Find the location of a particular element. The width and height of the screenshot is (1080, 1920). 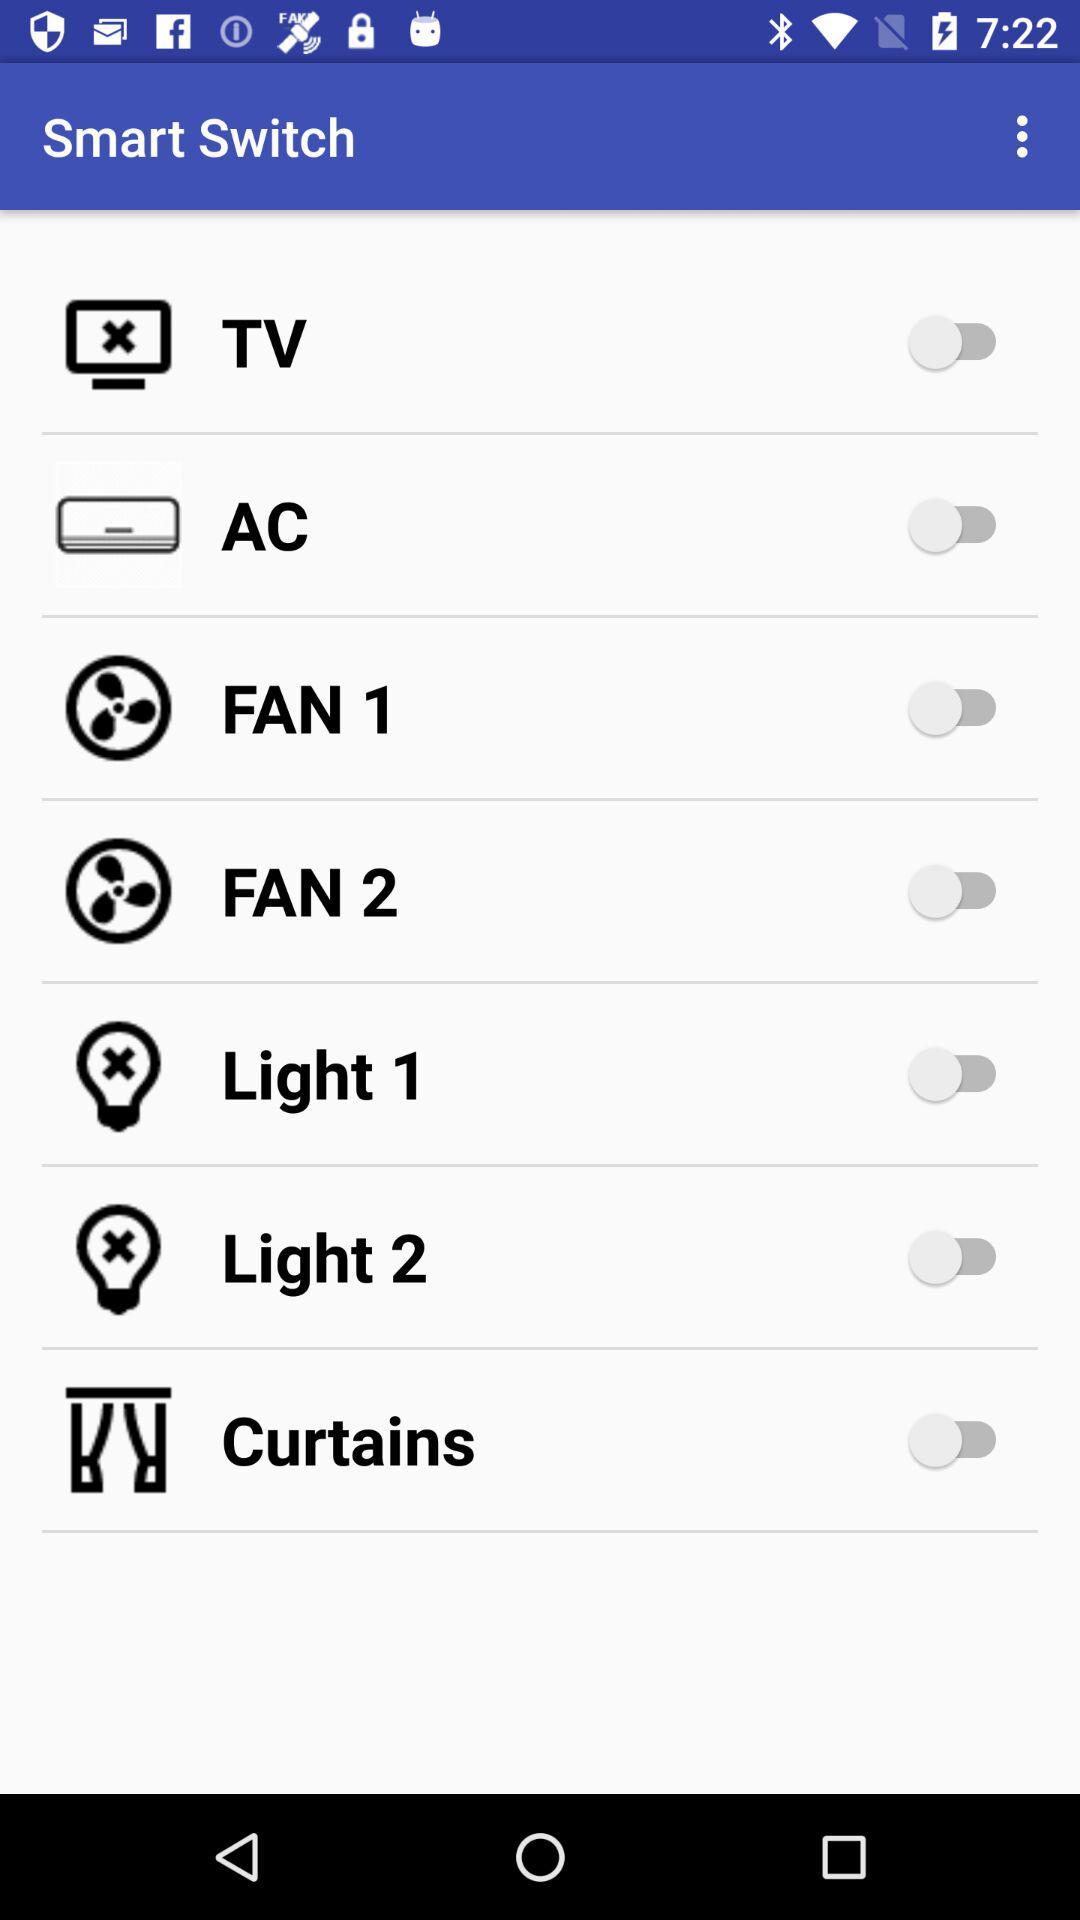

the fan 1 icon is located at coordinates (560, 708).